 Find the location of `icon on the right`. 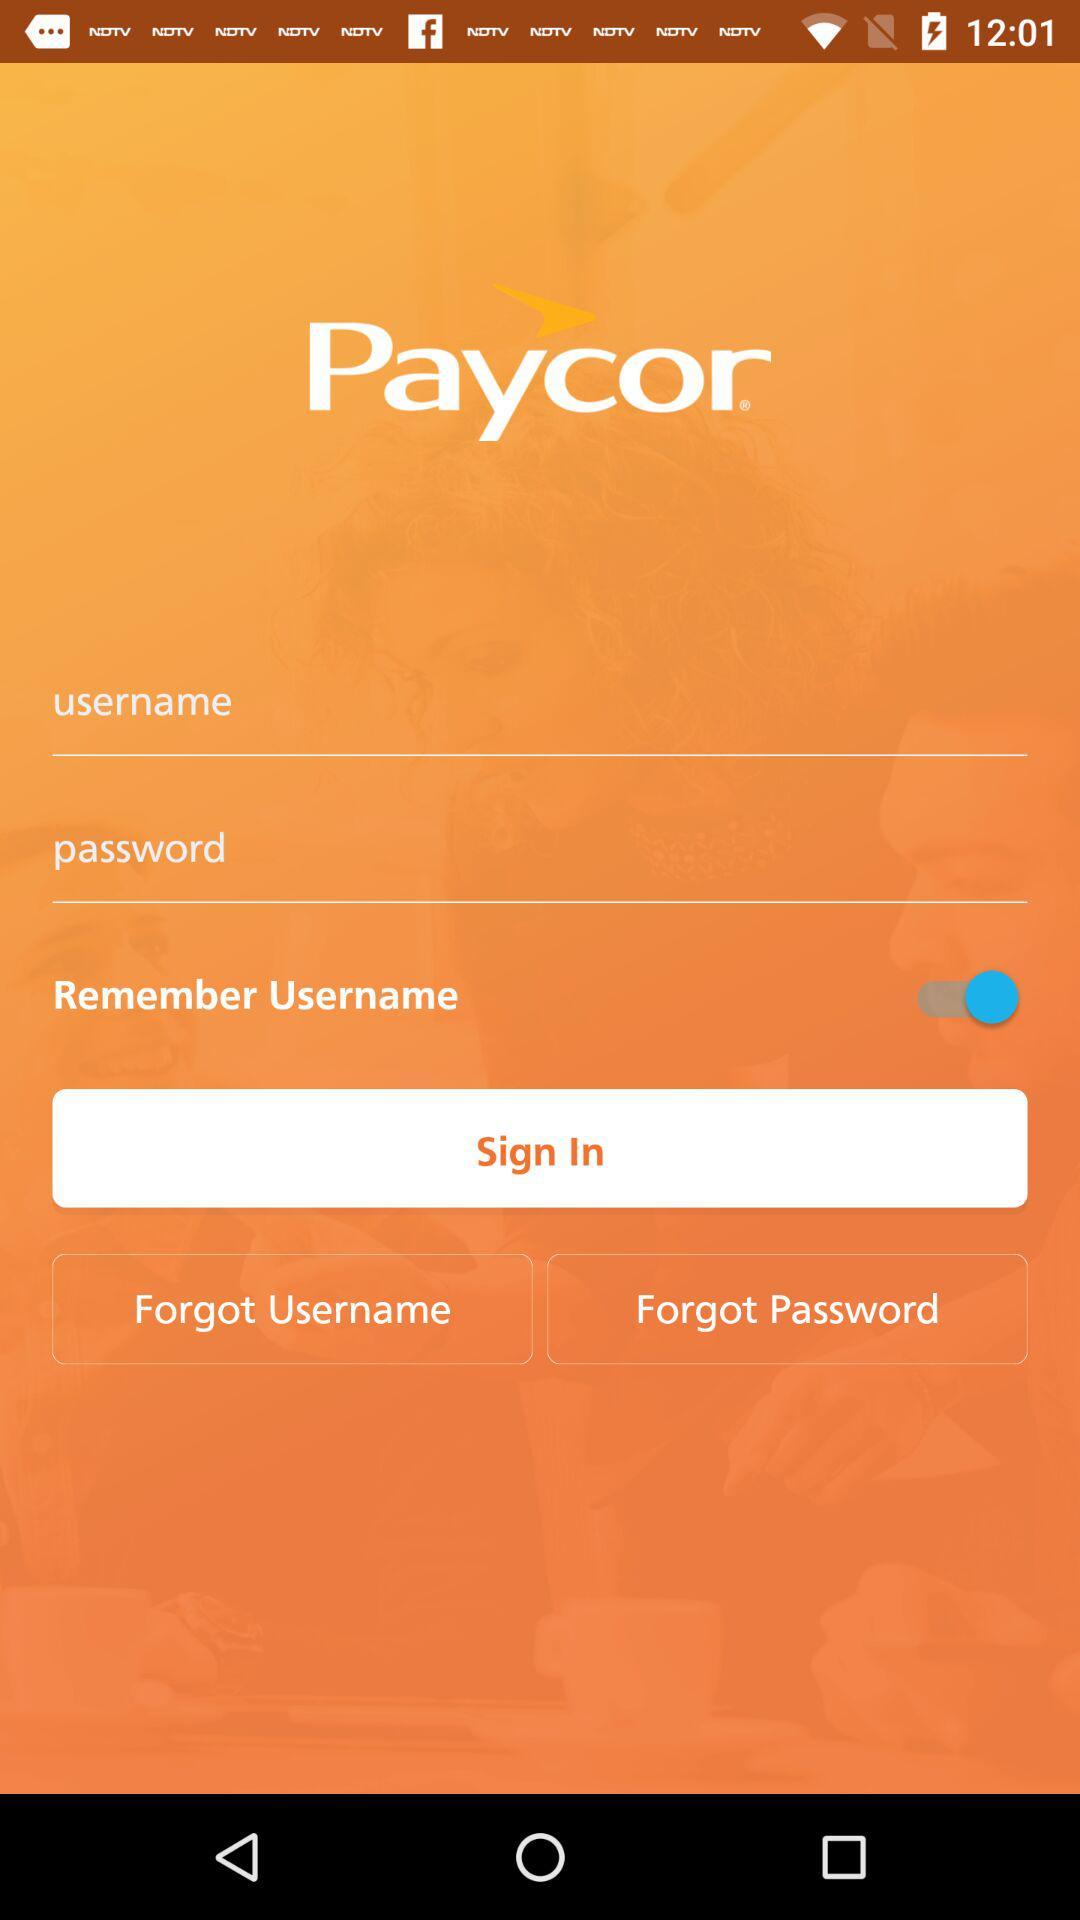

icon on the right is located at coordinates (964, 996).